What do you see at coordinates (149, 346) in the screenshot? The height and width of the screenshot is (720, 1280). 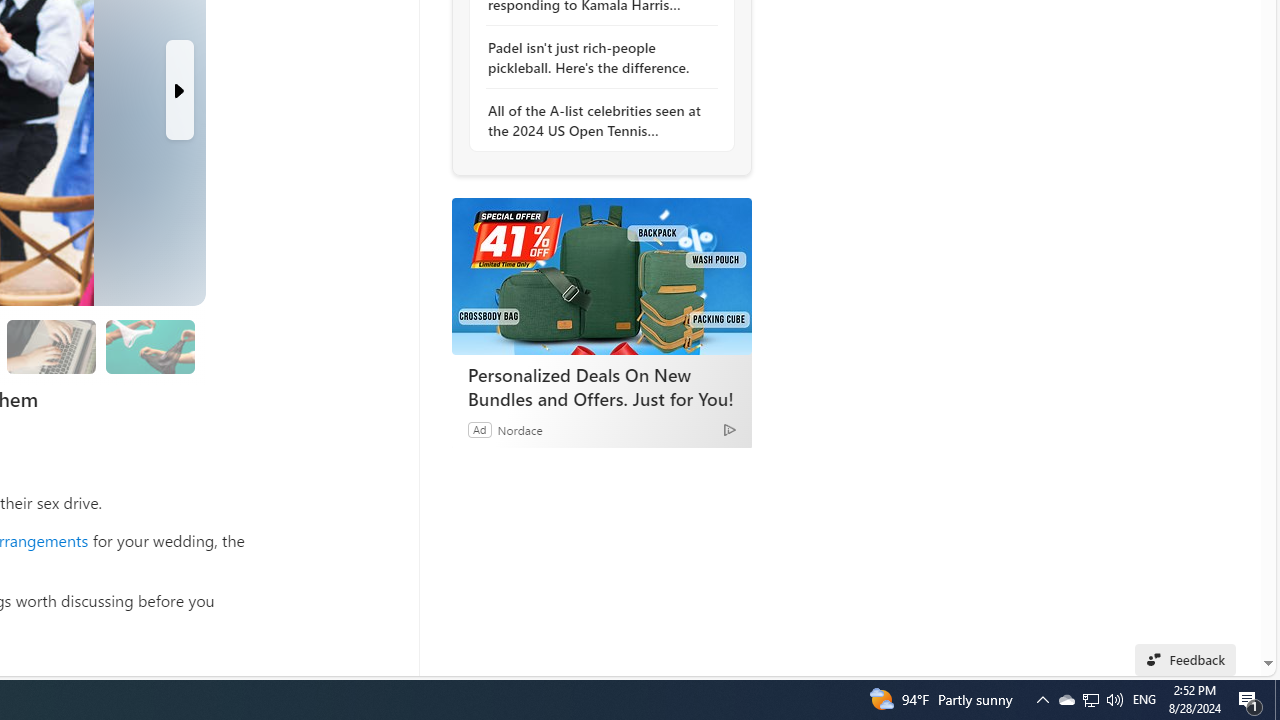 I see `'How important is sex to you?'` at bounding box center [149, 346].